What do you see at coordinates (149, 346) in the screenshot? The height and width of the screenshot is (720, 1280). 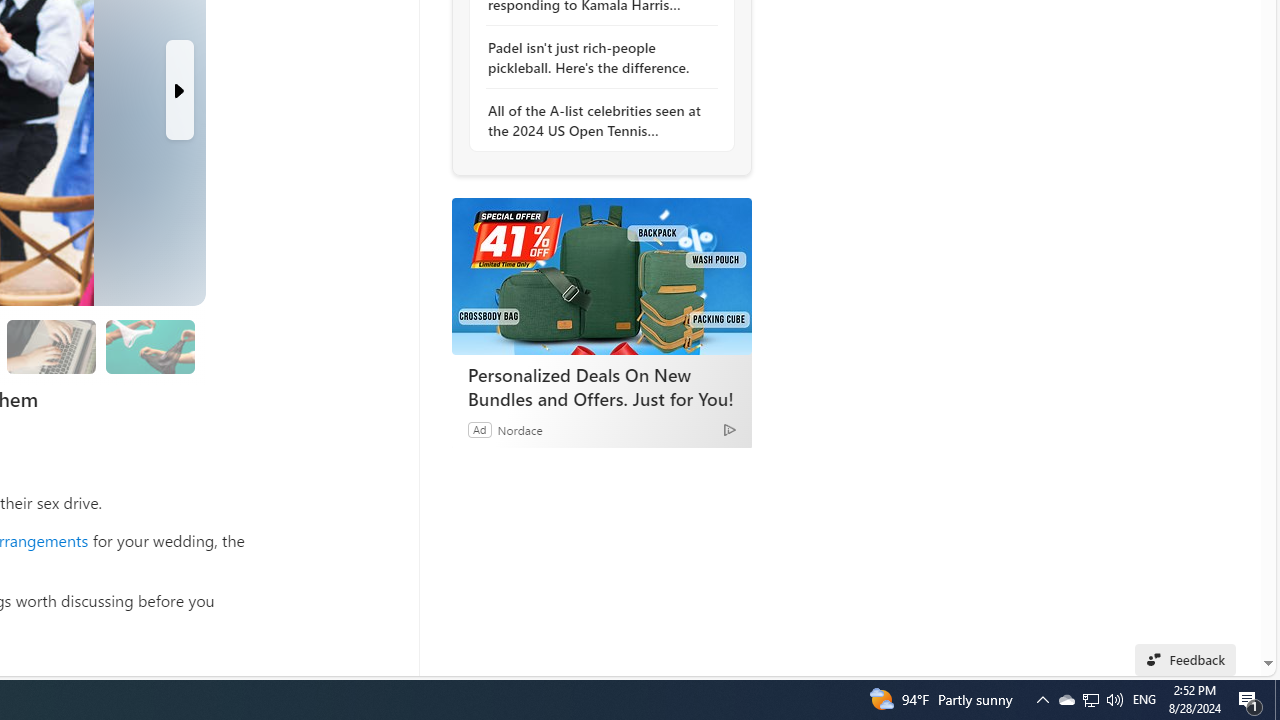 I see `'How important is sex to you?'` at bounding box center [149, 346].